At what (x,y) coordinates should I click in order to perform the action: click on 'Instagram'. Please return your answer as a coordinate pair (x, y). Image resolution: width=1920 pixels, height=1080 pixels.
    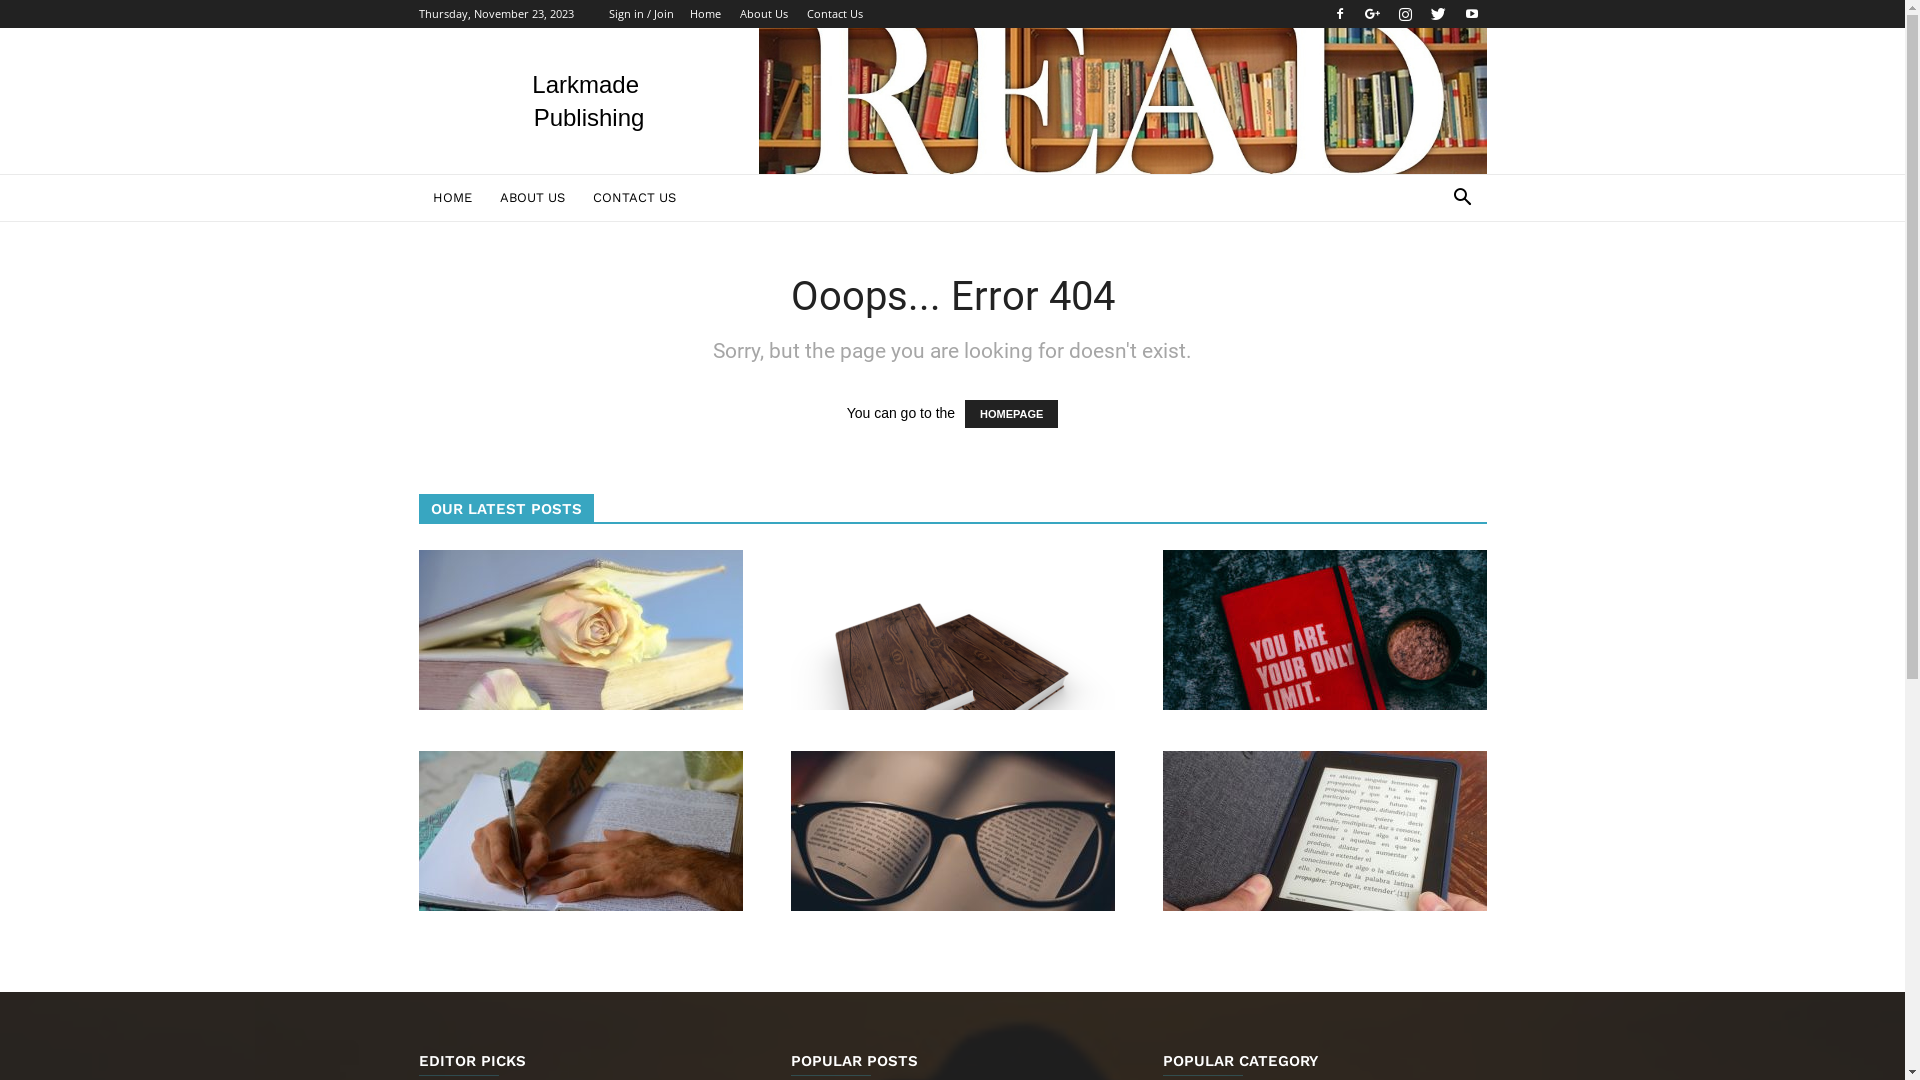
    Looking at the image, I should click on (1404, 14).